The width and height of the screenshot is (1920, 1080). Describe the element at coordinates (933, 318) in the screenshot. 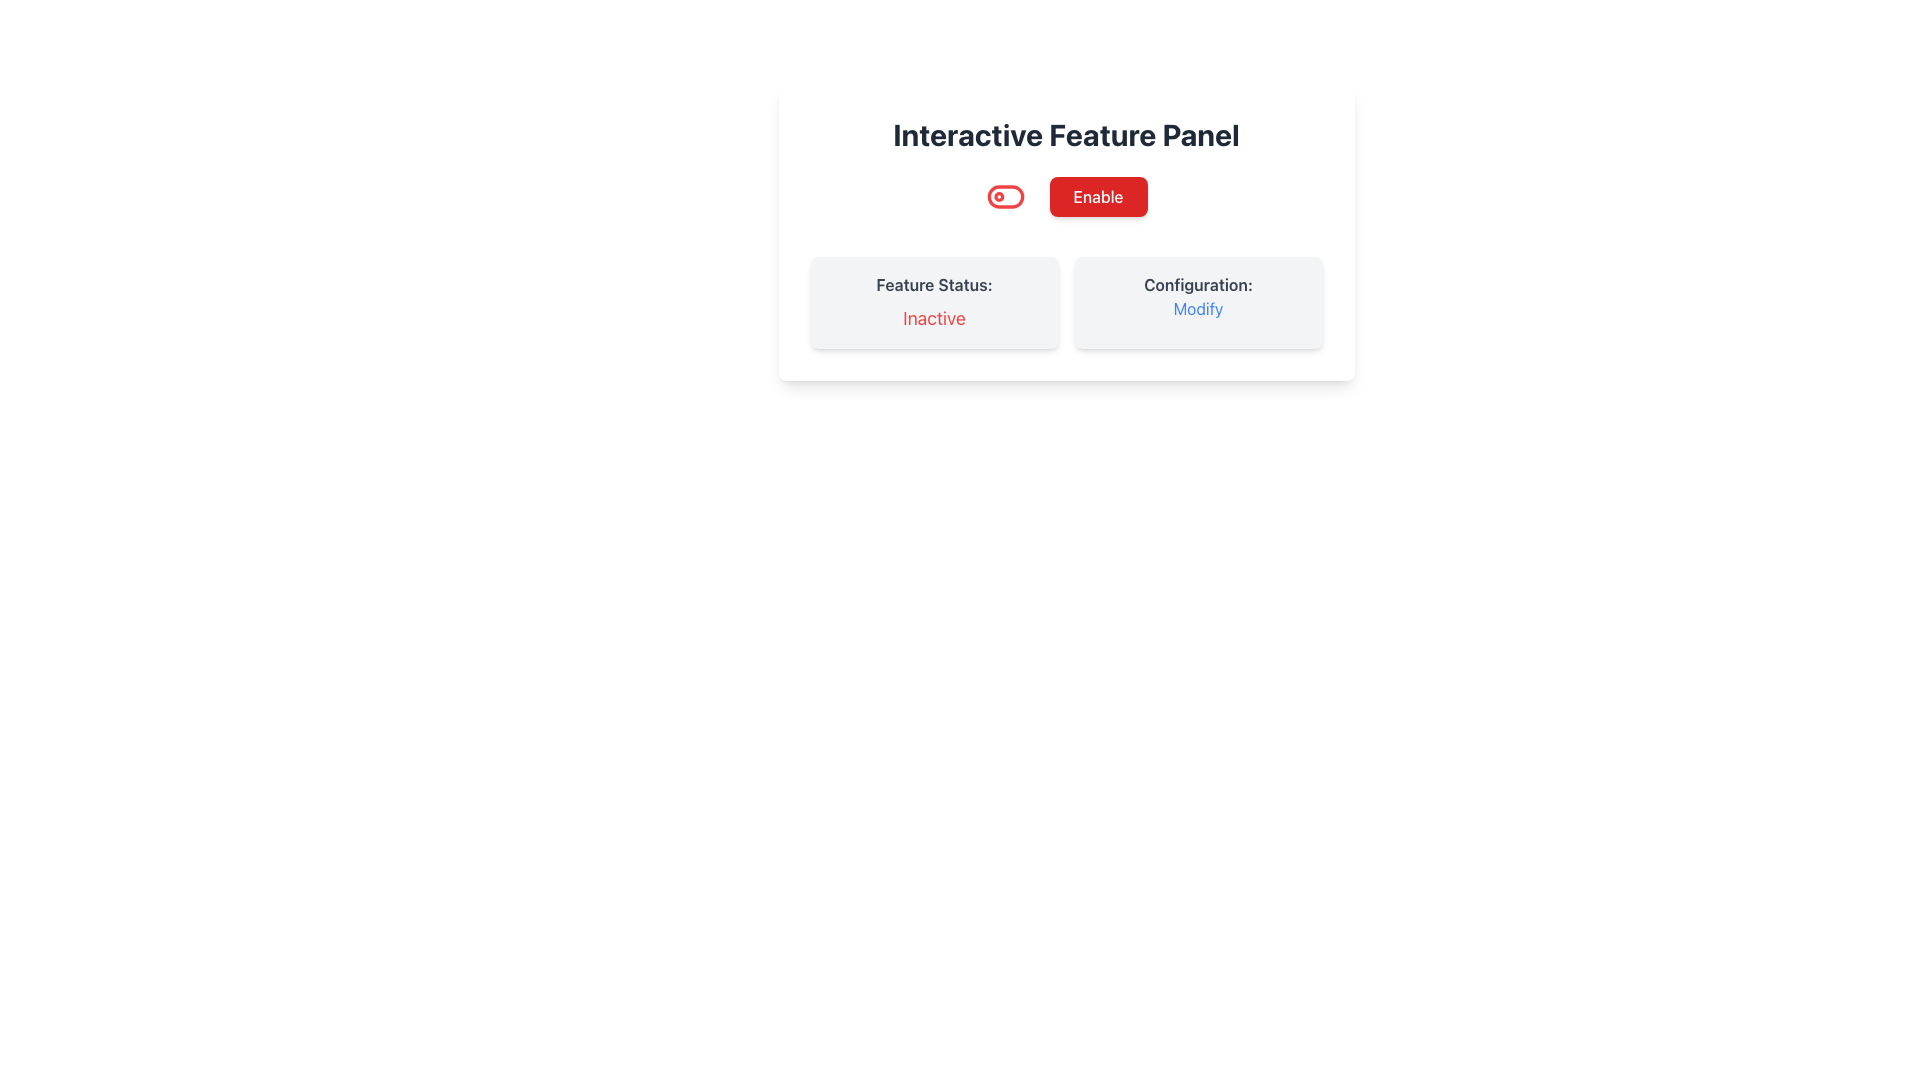

I see `the label displaying 'Inactive' in large, red, bold font, located in the lower section of the 'Feature Status:' box` at that location.